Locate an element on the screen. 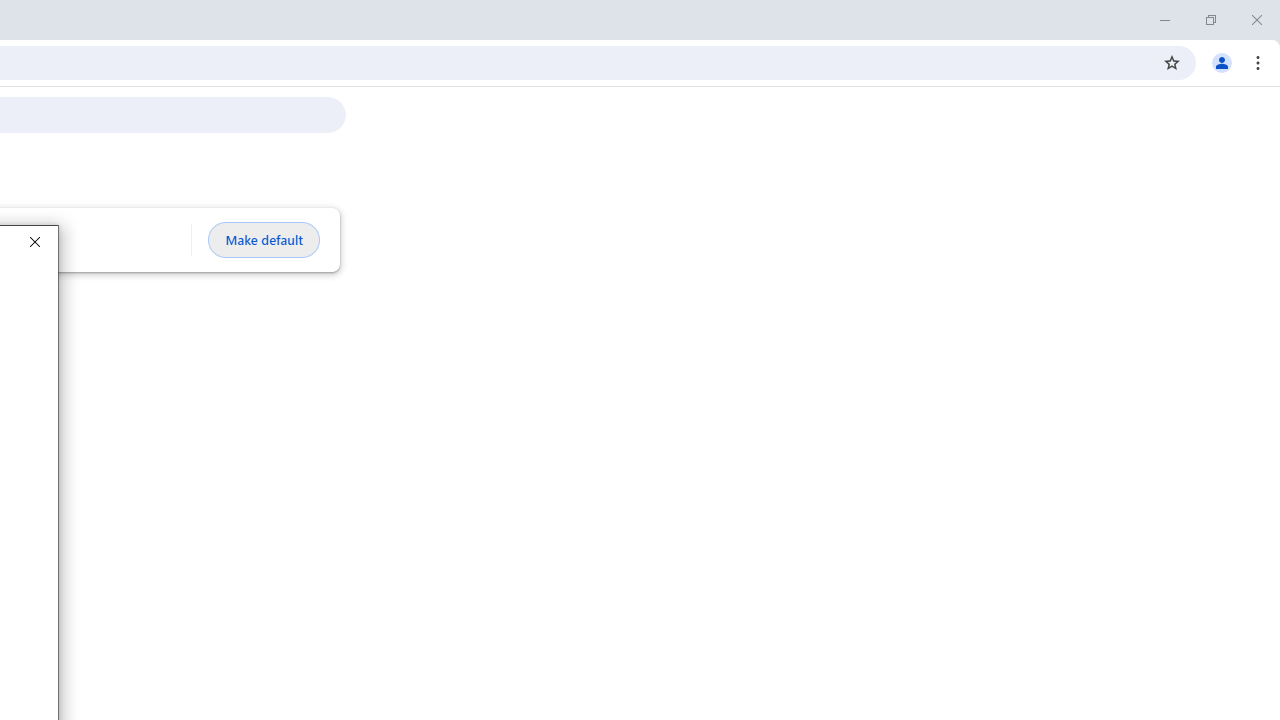 The image size is (1280, 720). 'Make default' is located at coordinates (262, 239).